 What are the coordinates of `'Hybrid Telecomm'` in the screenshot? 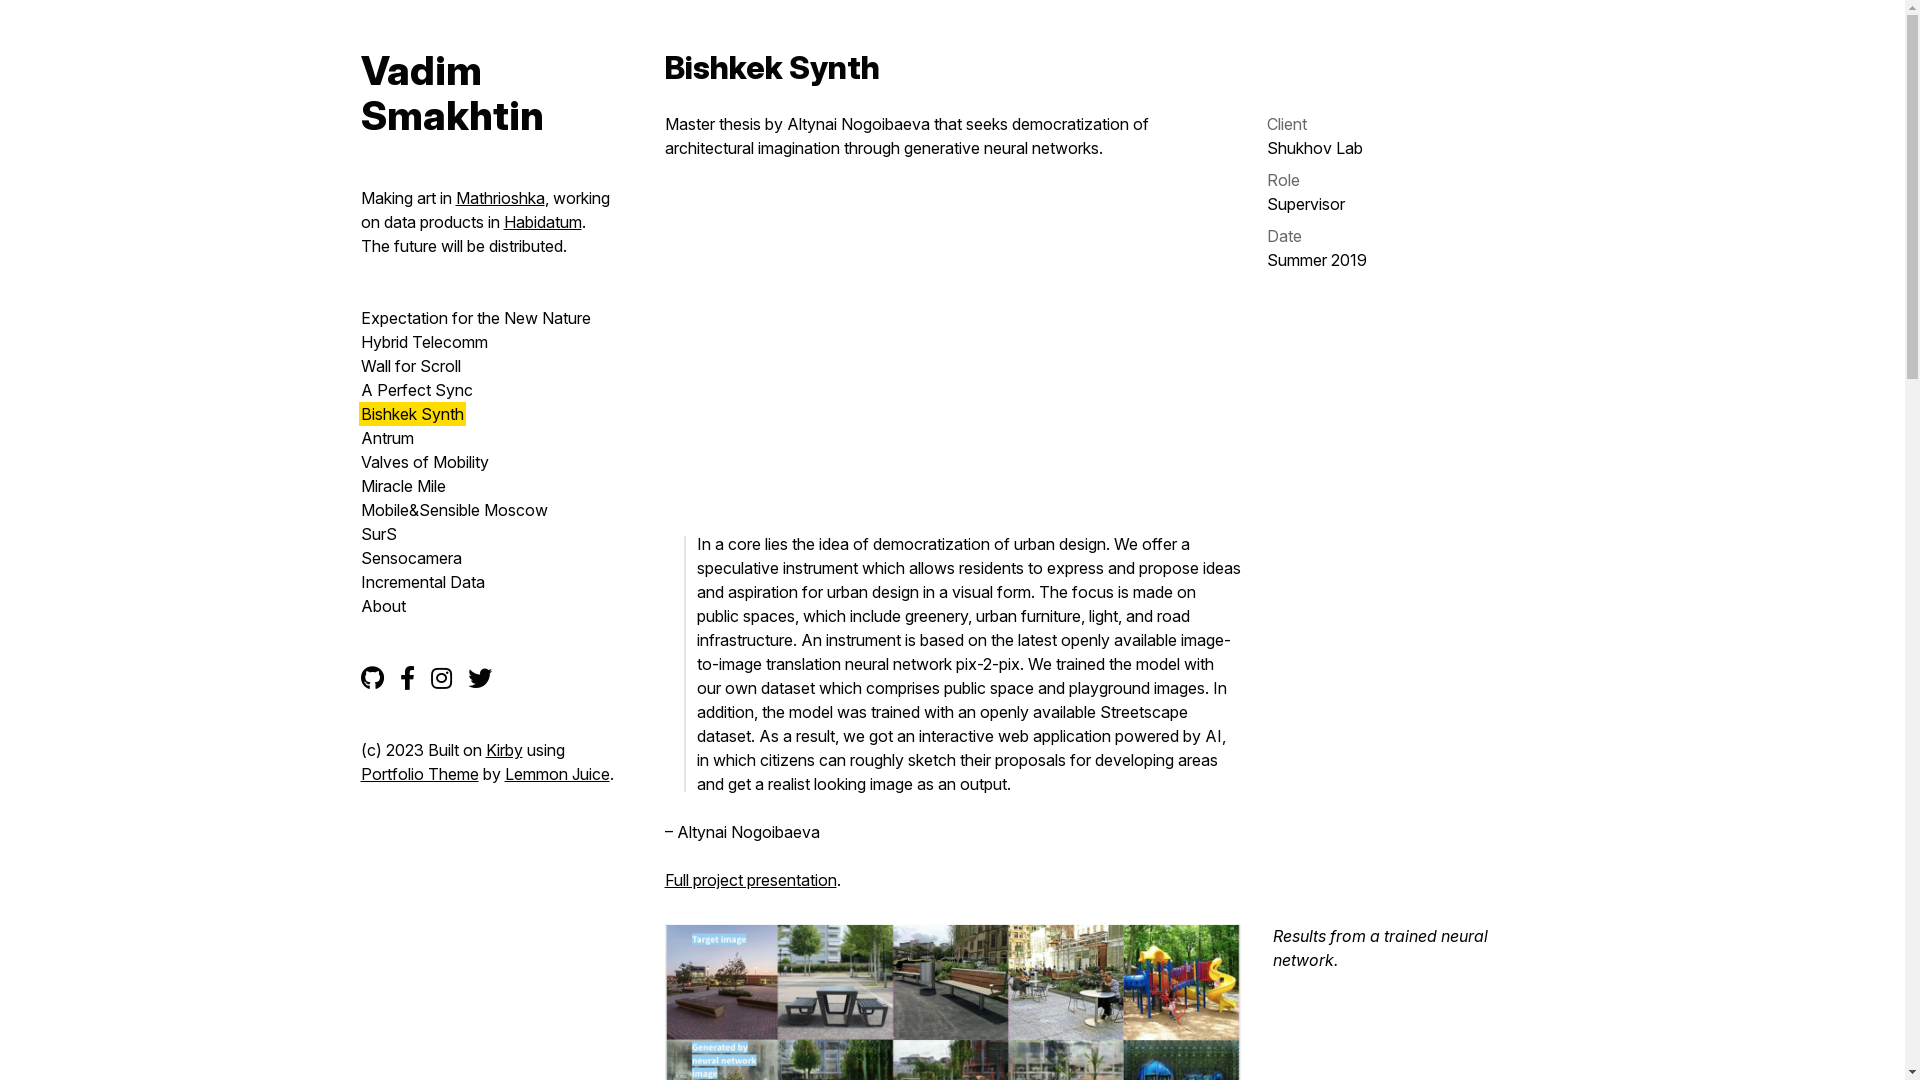 It's located at (422, 341).